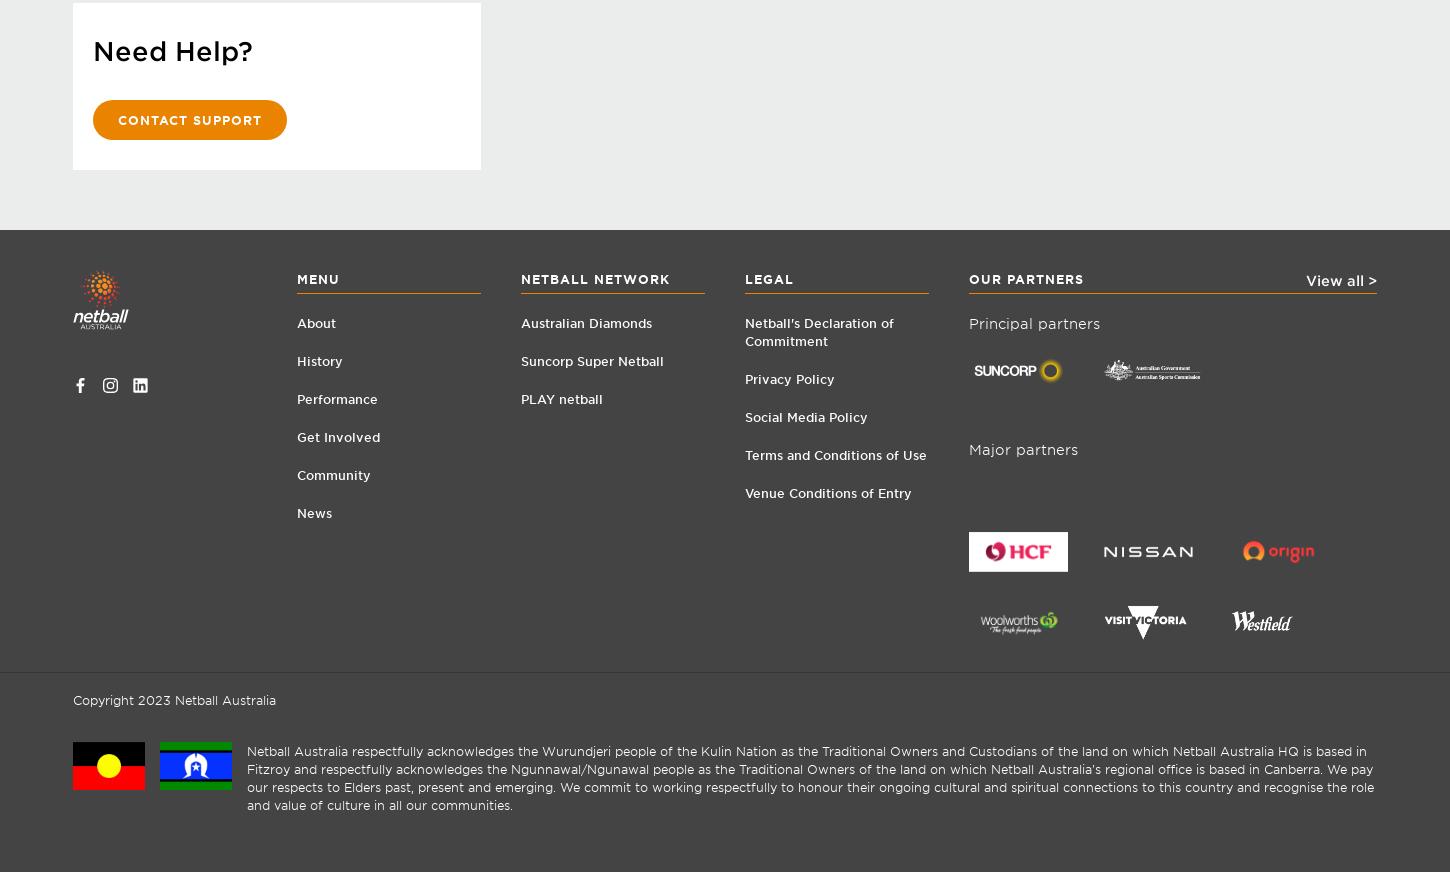 The width and height of the screenshot is (1450, 872). What do you see at coordinates (1305, 278) in the screenshot?
I see `'View all >'` at bounding box center [1305, 278].